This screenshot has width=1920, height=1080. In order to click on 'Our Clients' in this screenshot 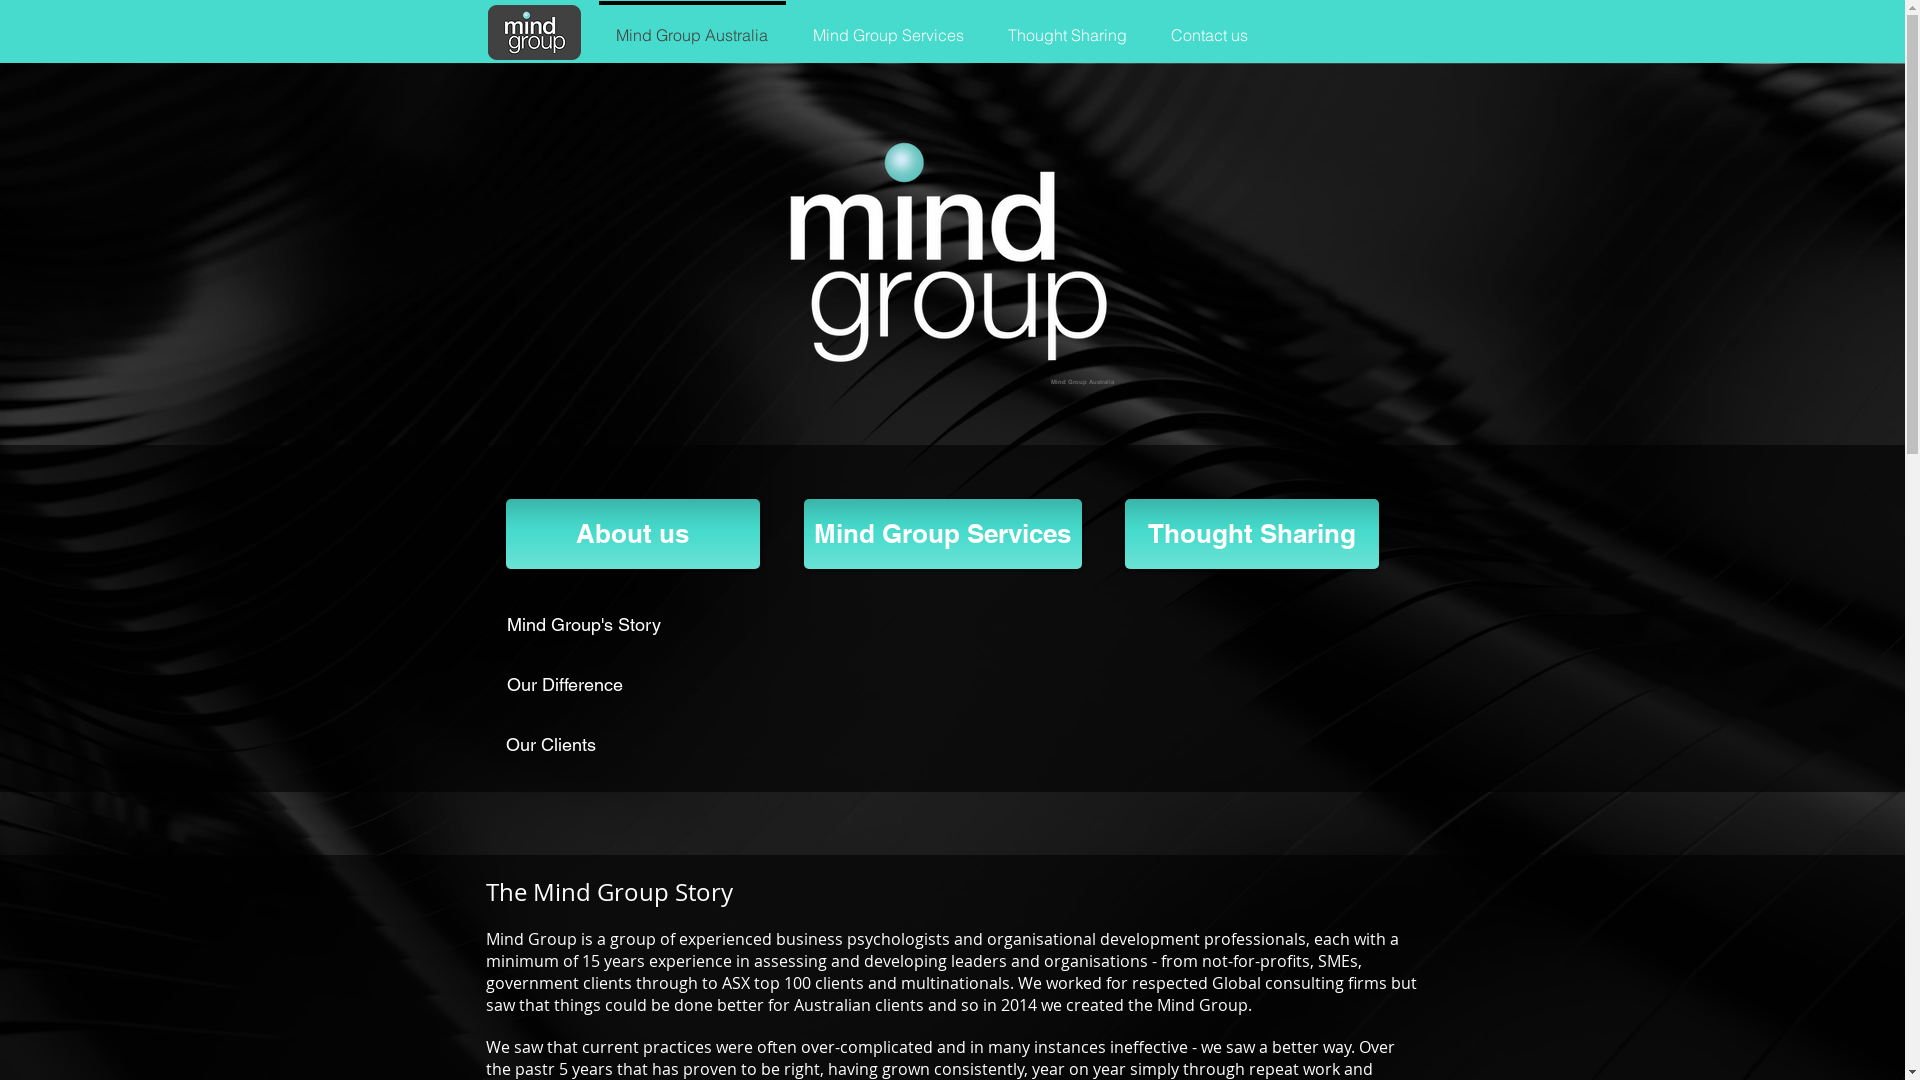, I will do `click(505, 744)`.